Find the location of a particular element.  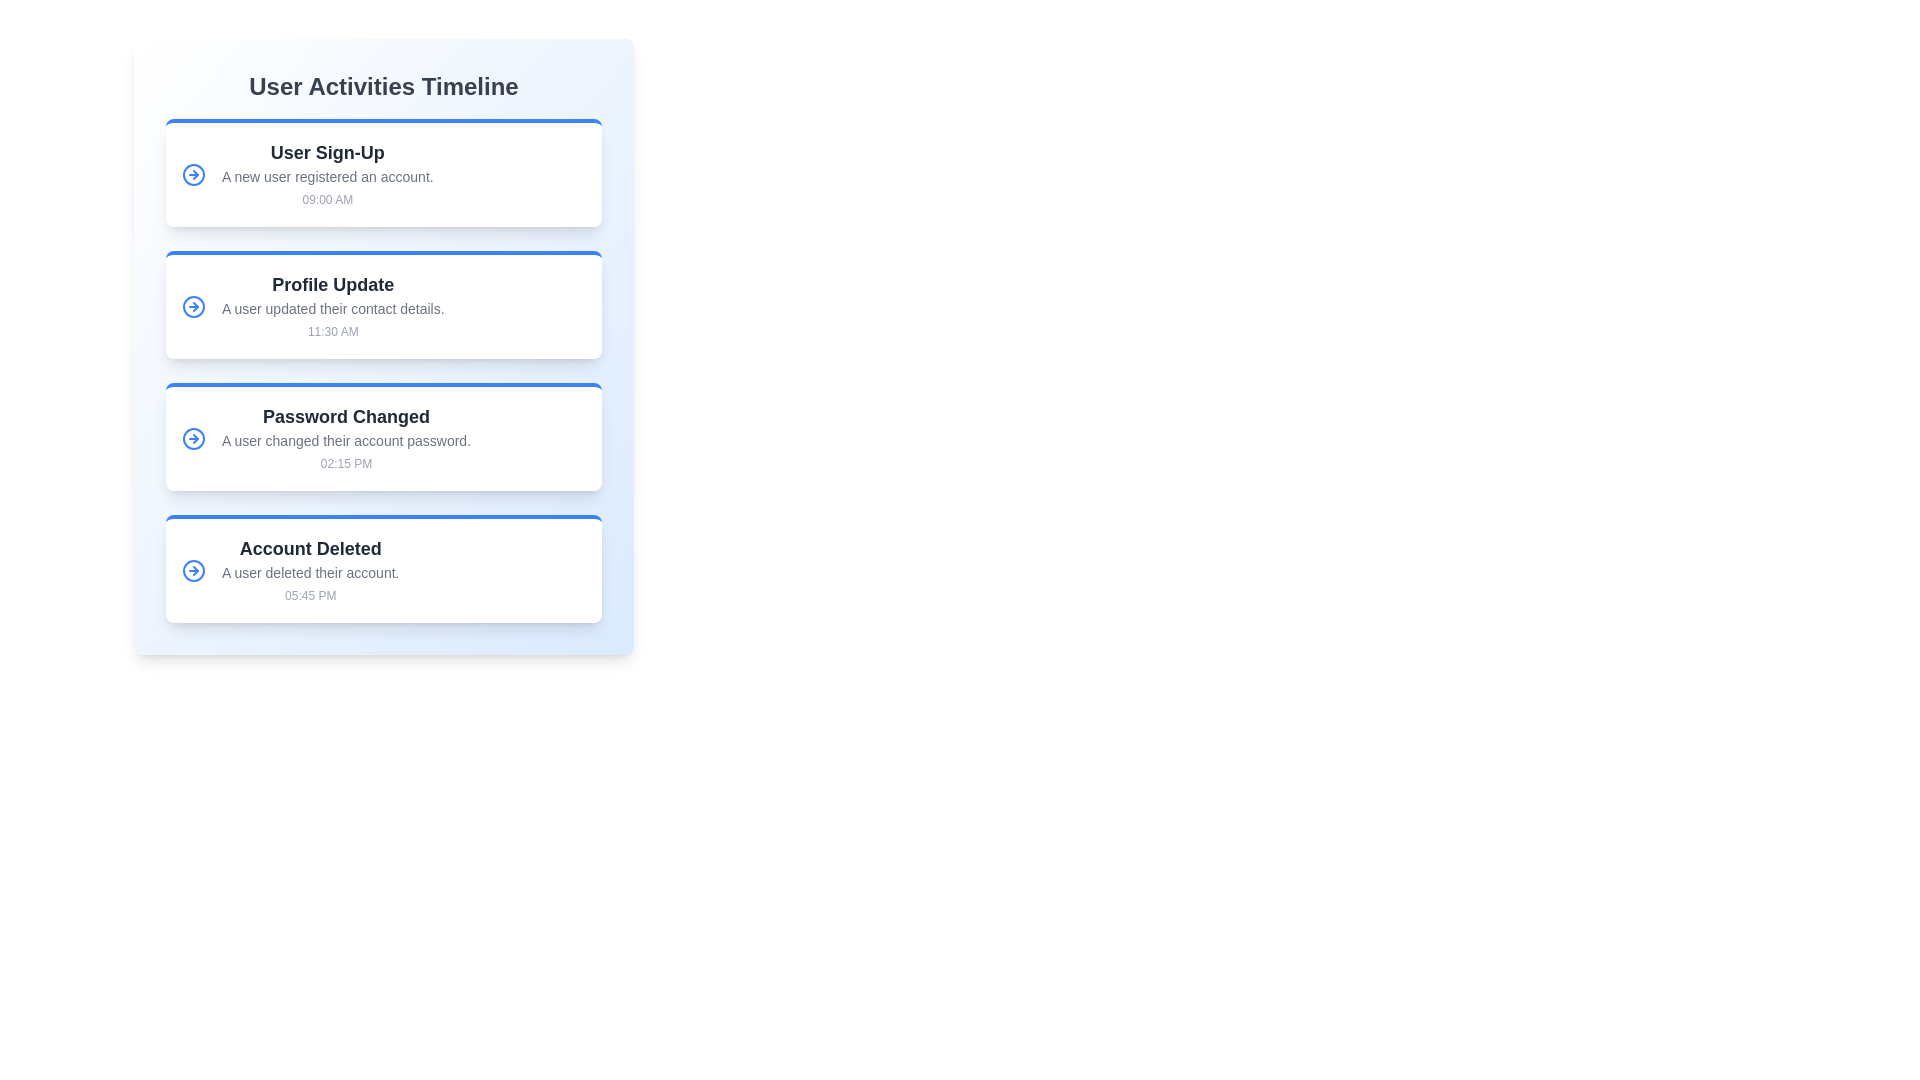

the action icon located at the top-left corner of the 'Profile Update' card is located at coordinates (193, 307).